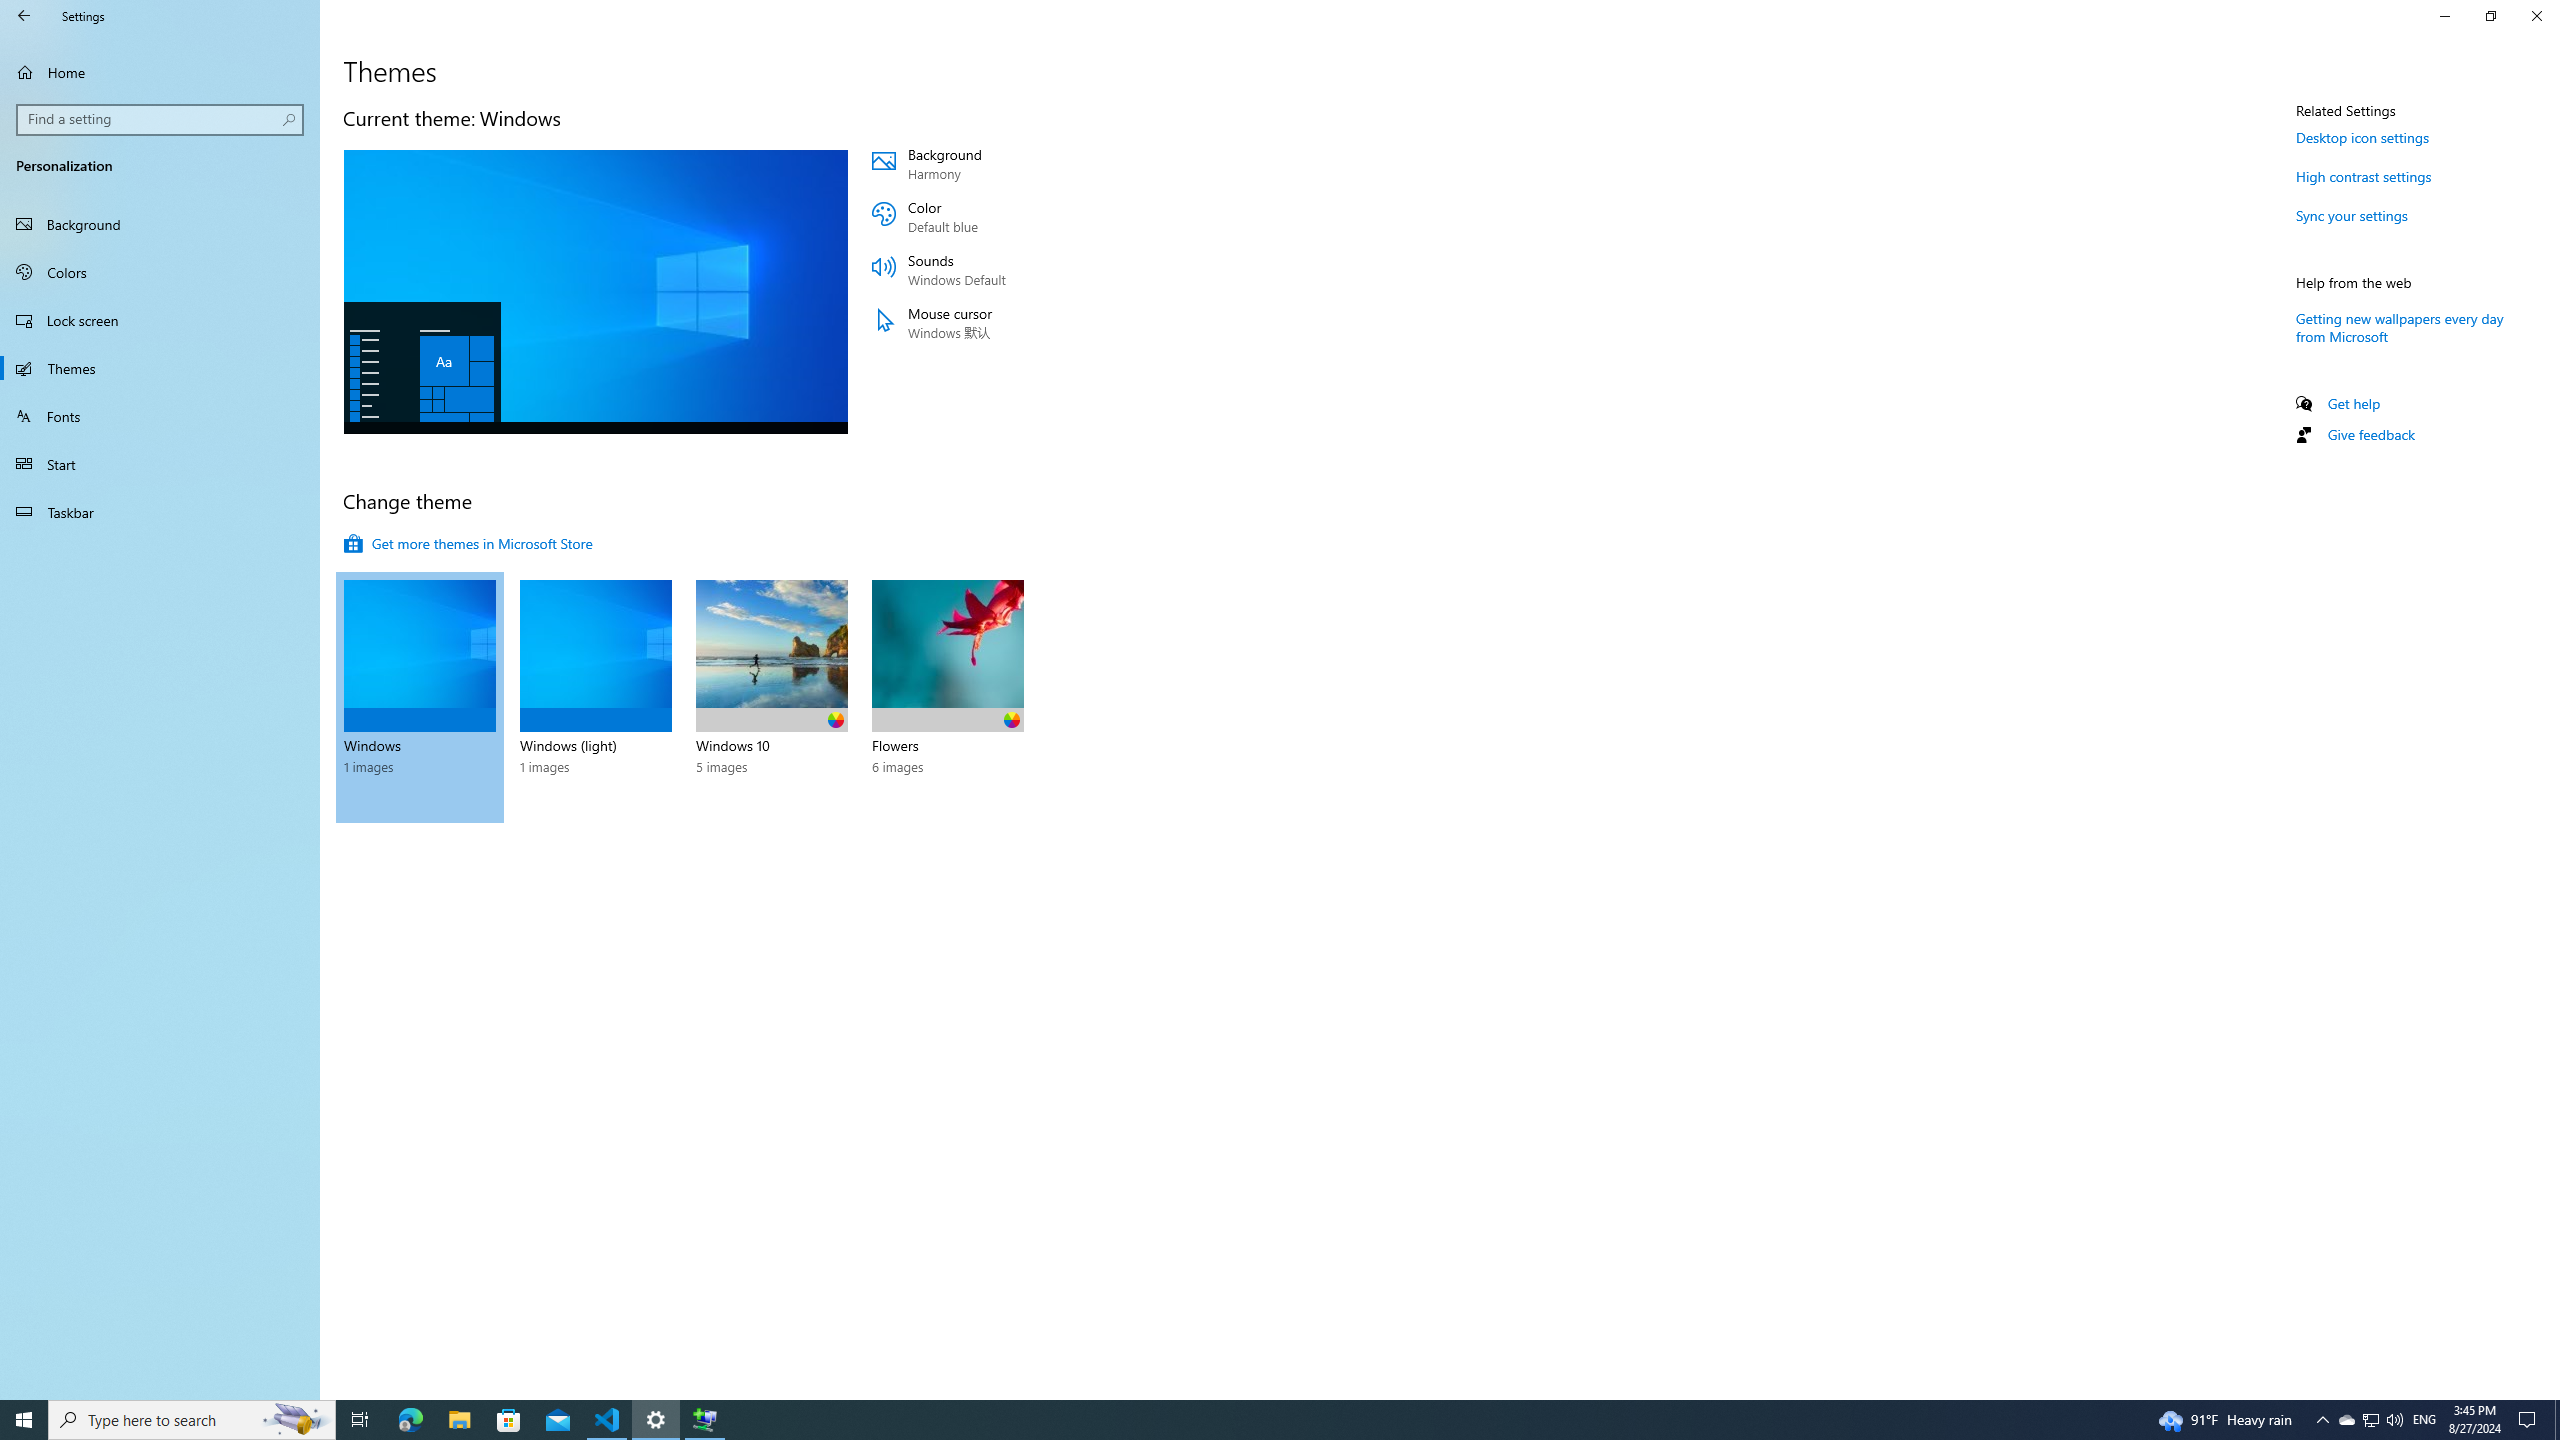 The width and height of the screenshot is (2560, 1440). I want to click on 'Windows (light) 1 images', so click(595, 697).